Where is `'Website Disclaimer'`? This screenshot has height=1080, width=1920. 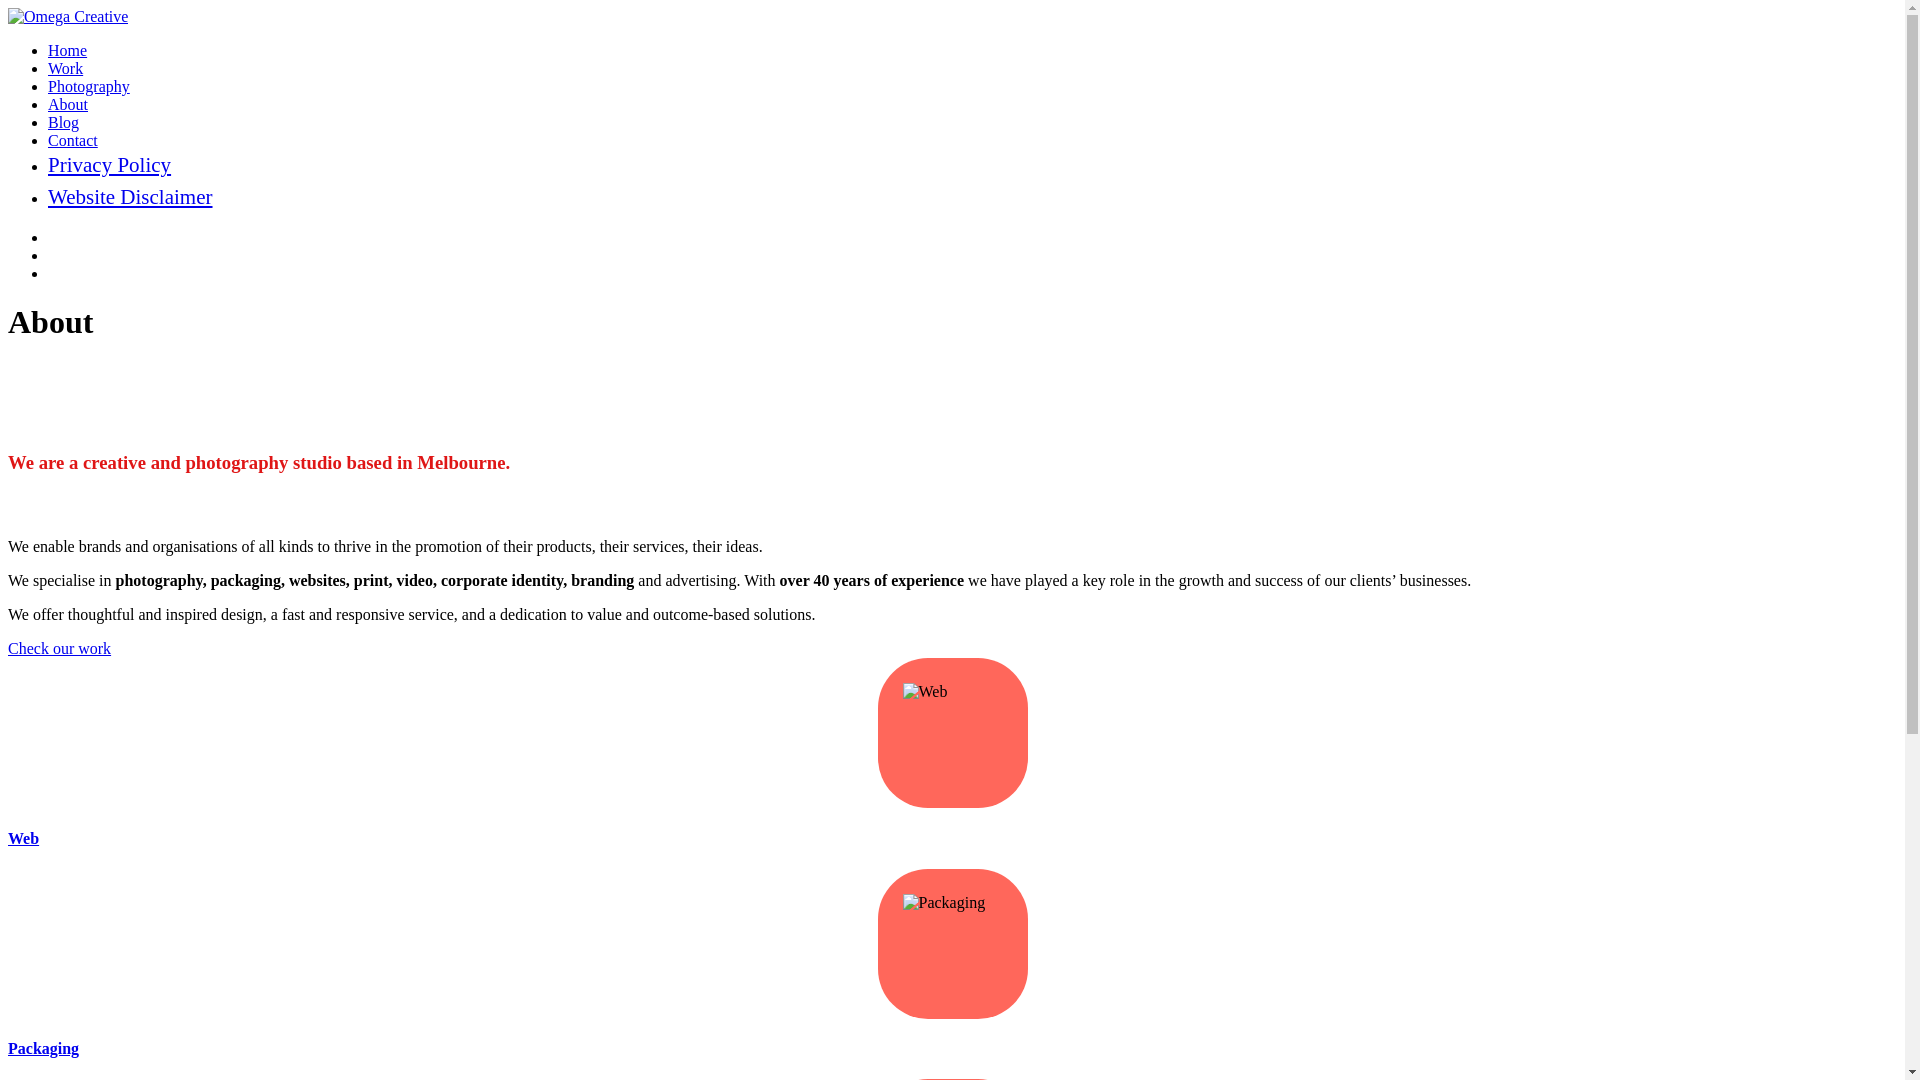 'Website Disclaimer' is located at coordinates (129, 196).